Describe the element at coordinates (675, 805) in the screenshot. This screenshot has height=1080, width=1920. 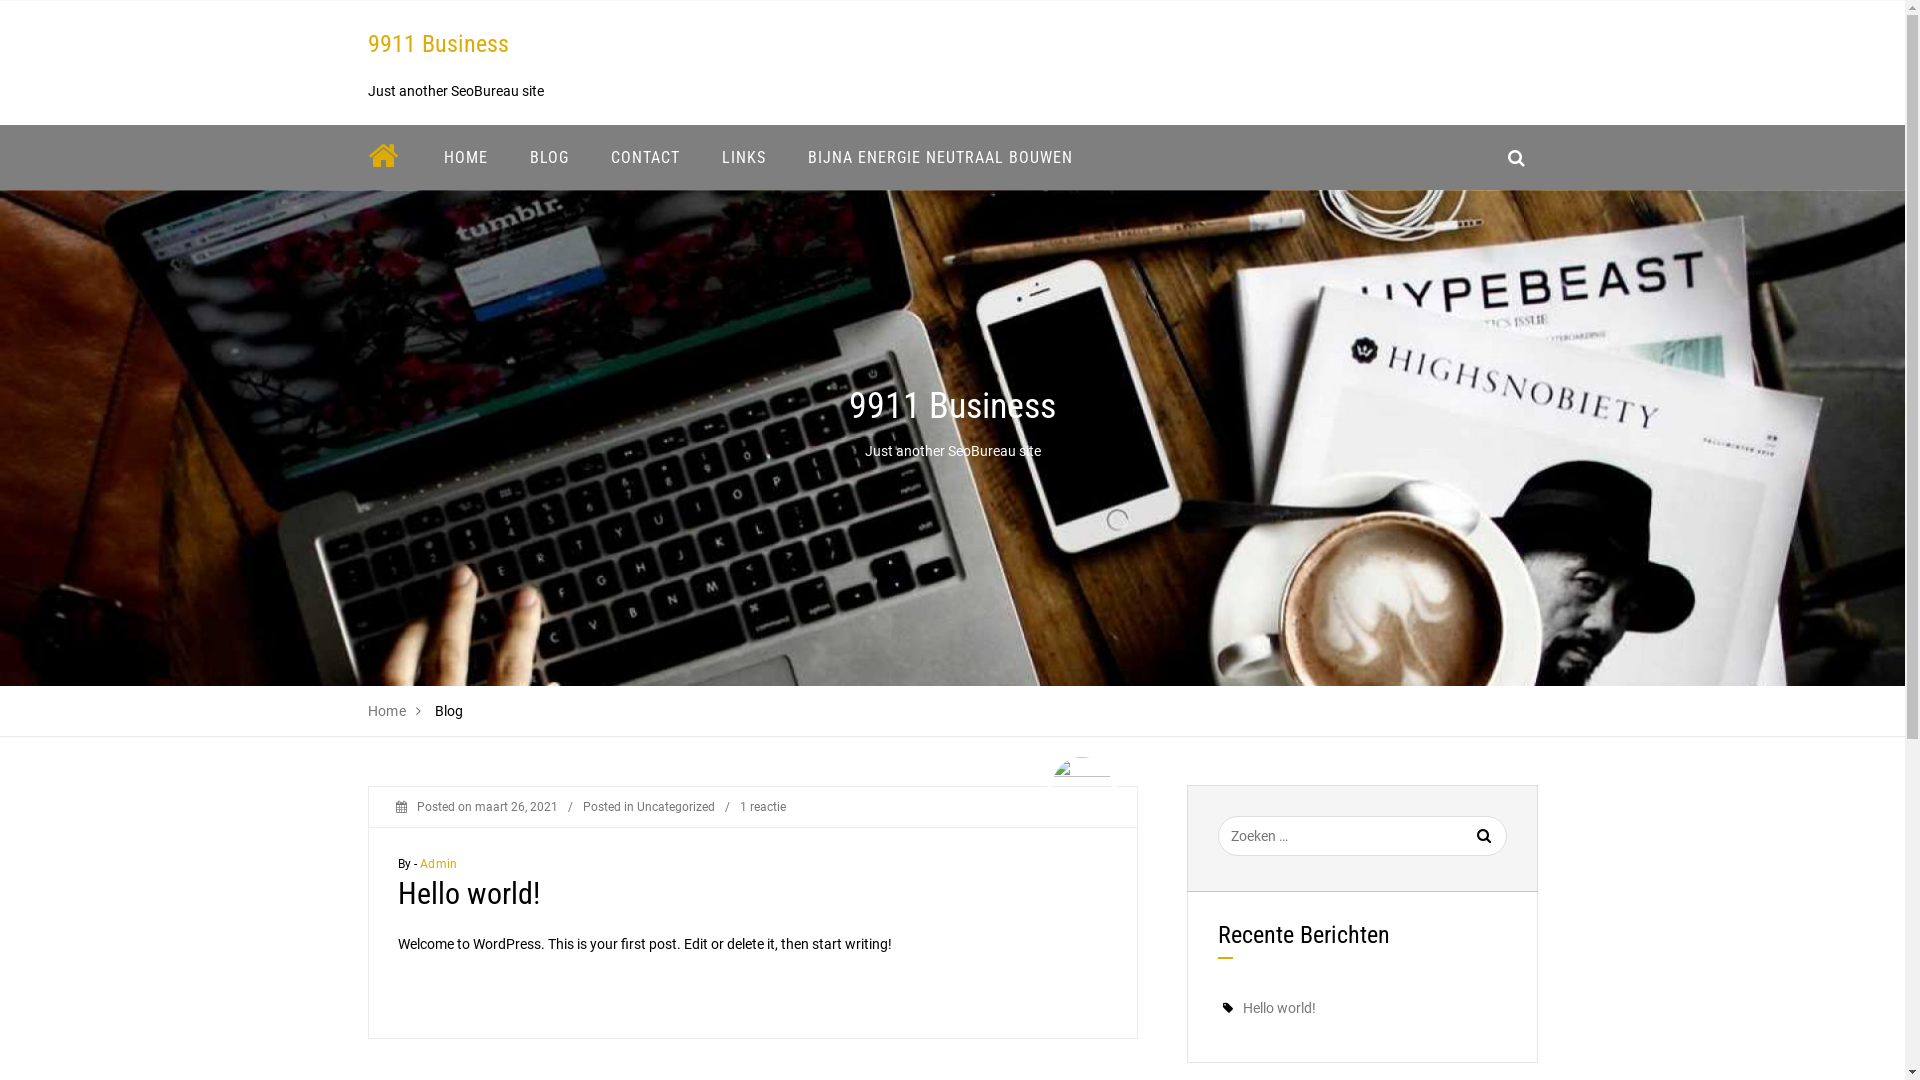
I see `'Uncategorized'` at that location.